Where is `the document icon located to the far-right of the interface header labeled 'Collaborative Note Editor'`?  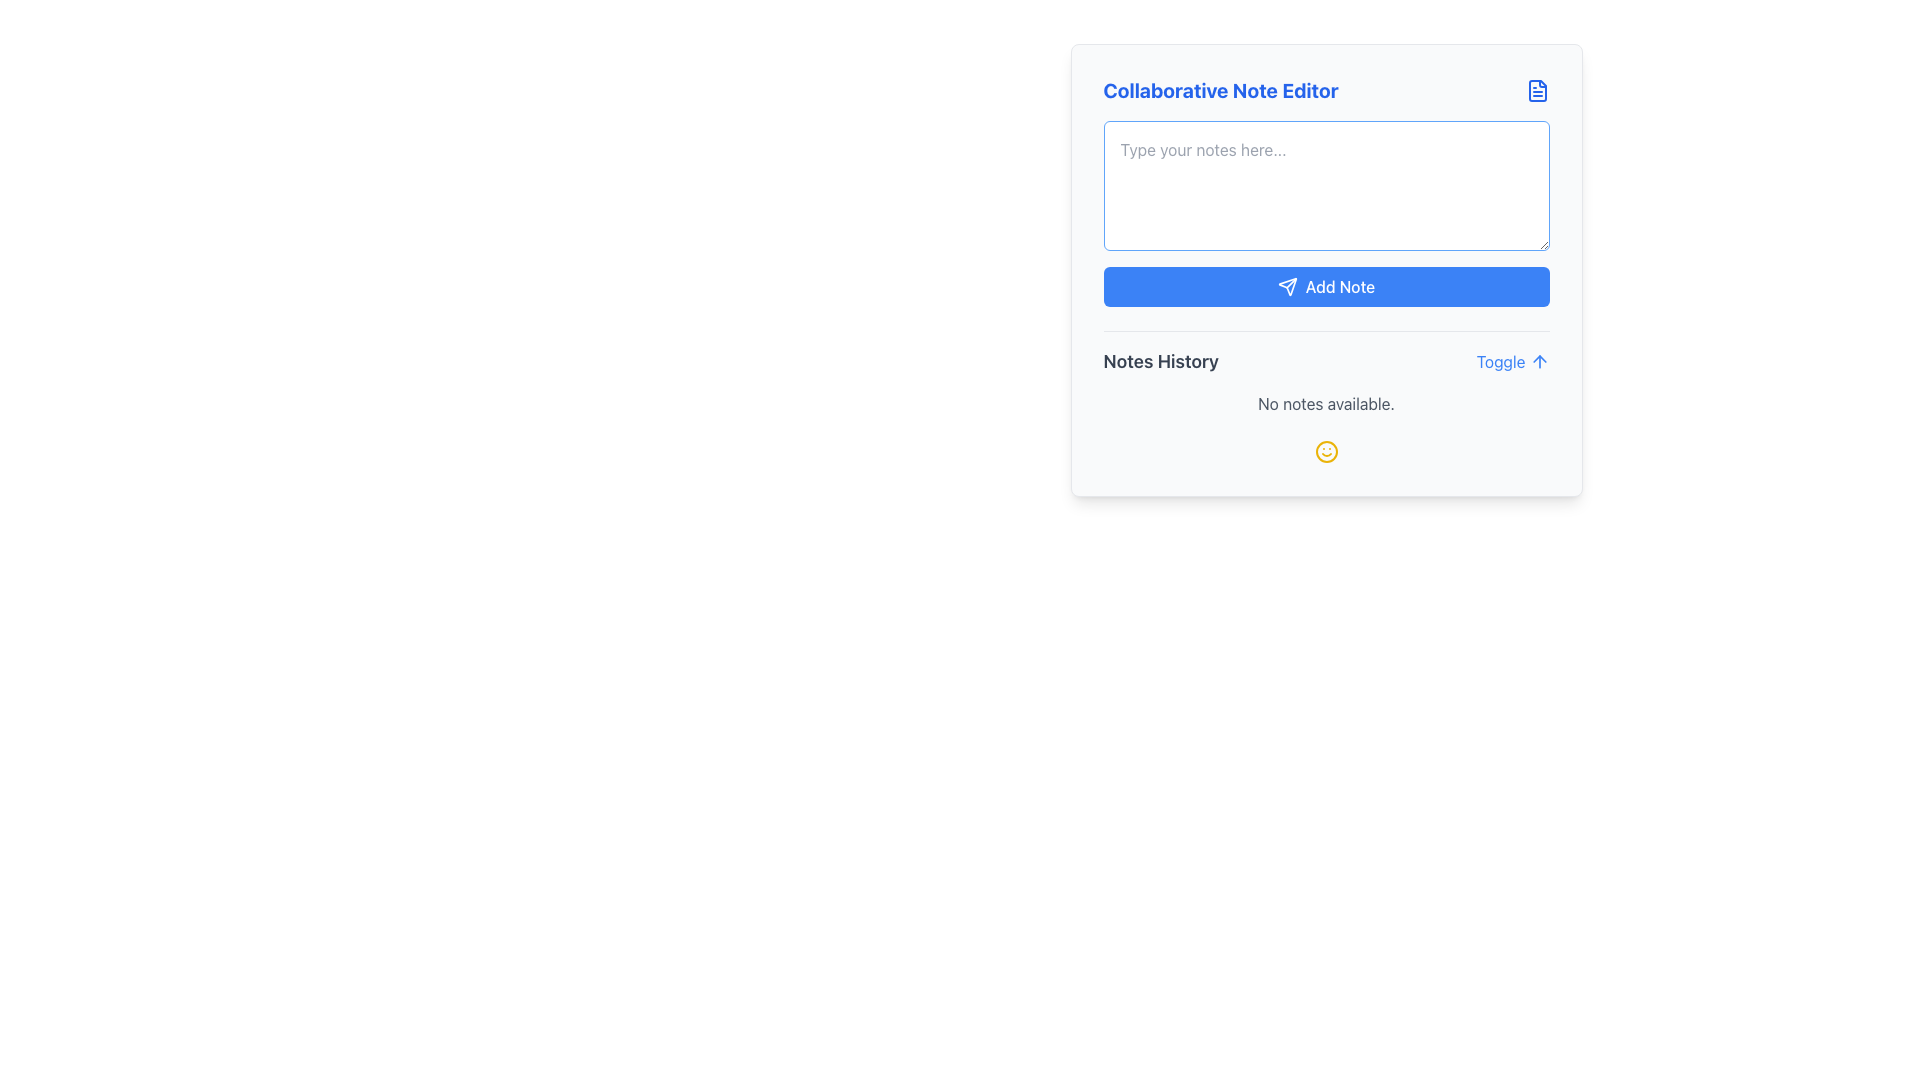
the document icon located to the far-right of the interface header labeled 'Collaborative Note Editor' is located at coordinates (1536, 91).